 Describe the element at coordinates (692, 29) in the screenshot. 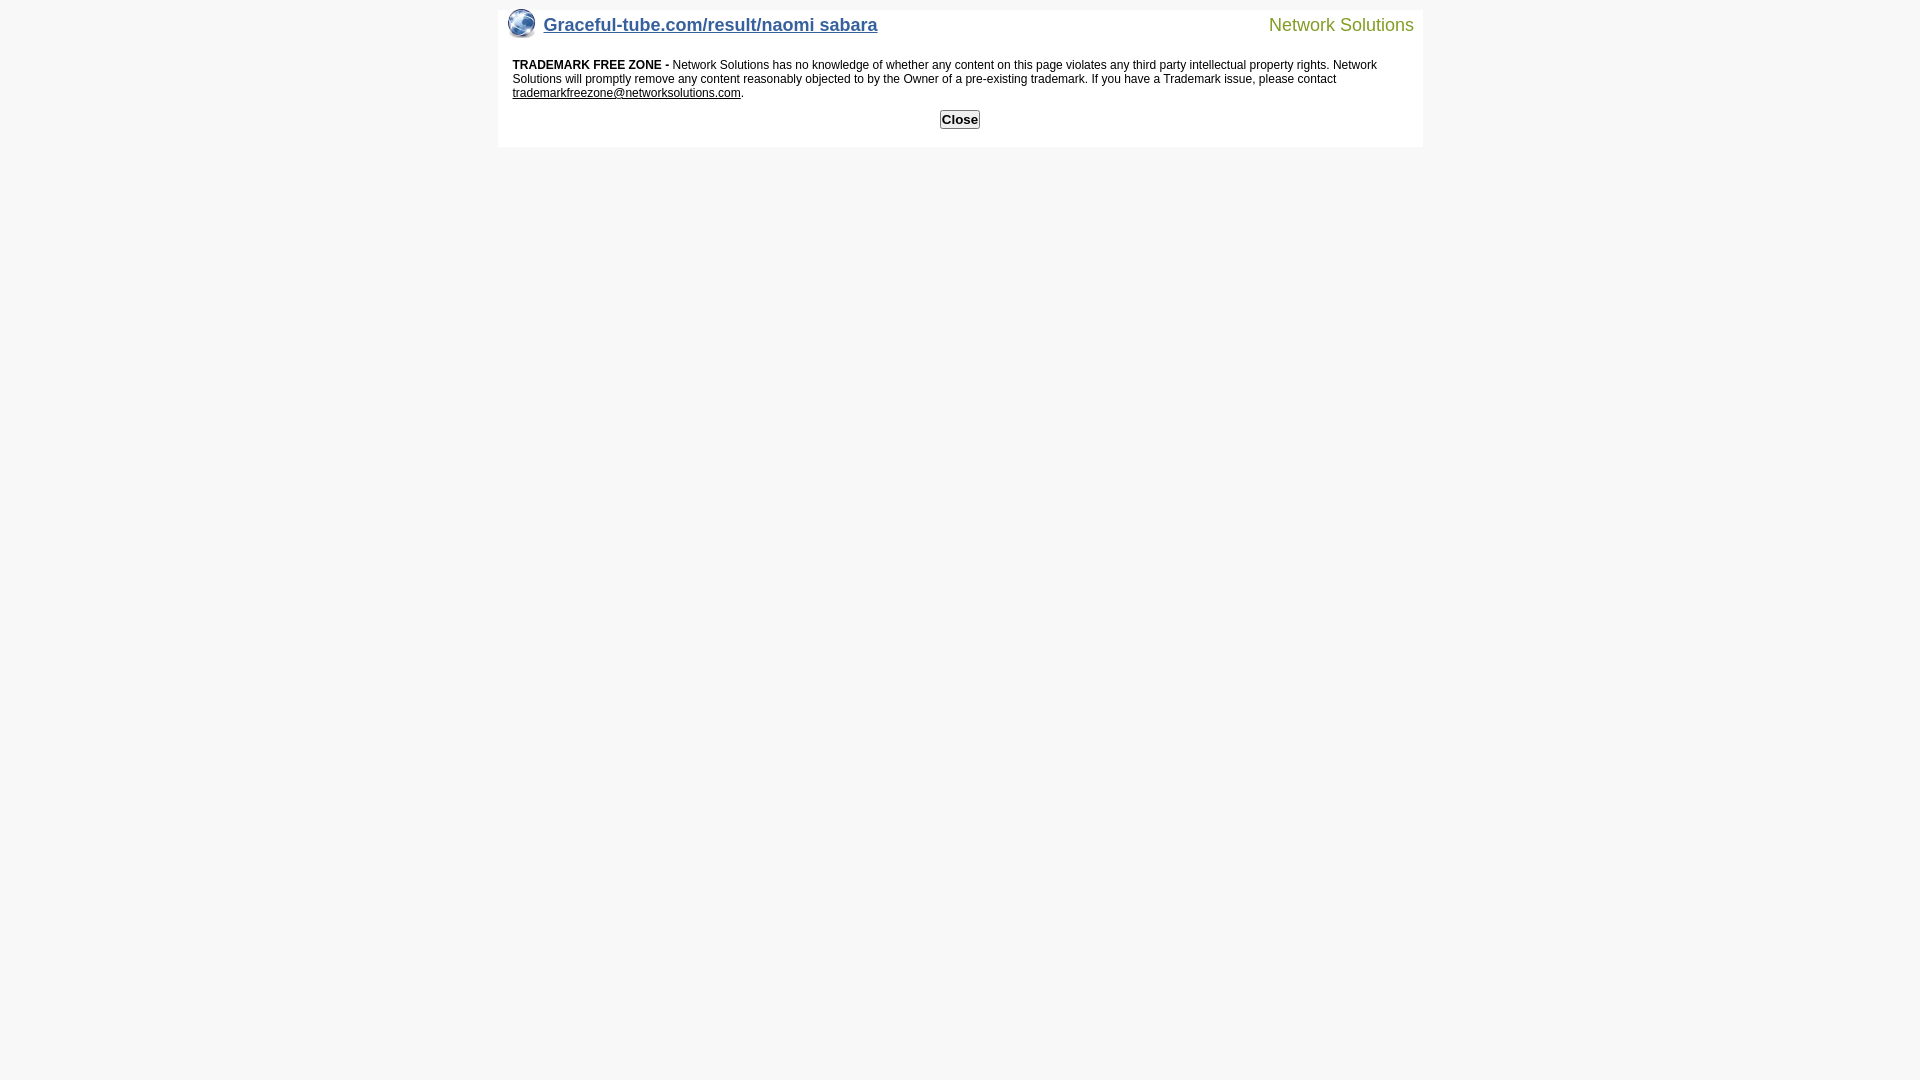

I see `'Graceful-tube.com/result/naomi sabara'` at that location.